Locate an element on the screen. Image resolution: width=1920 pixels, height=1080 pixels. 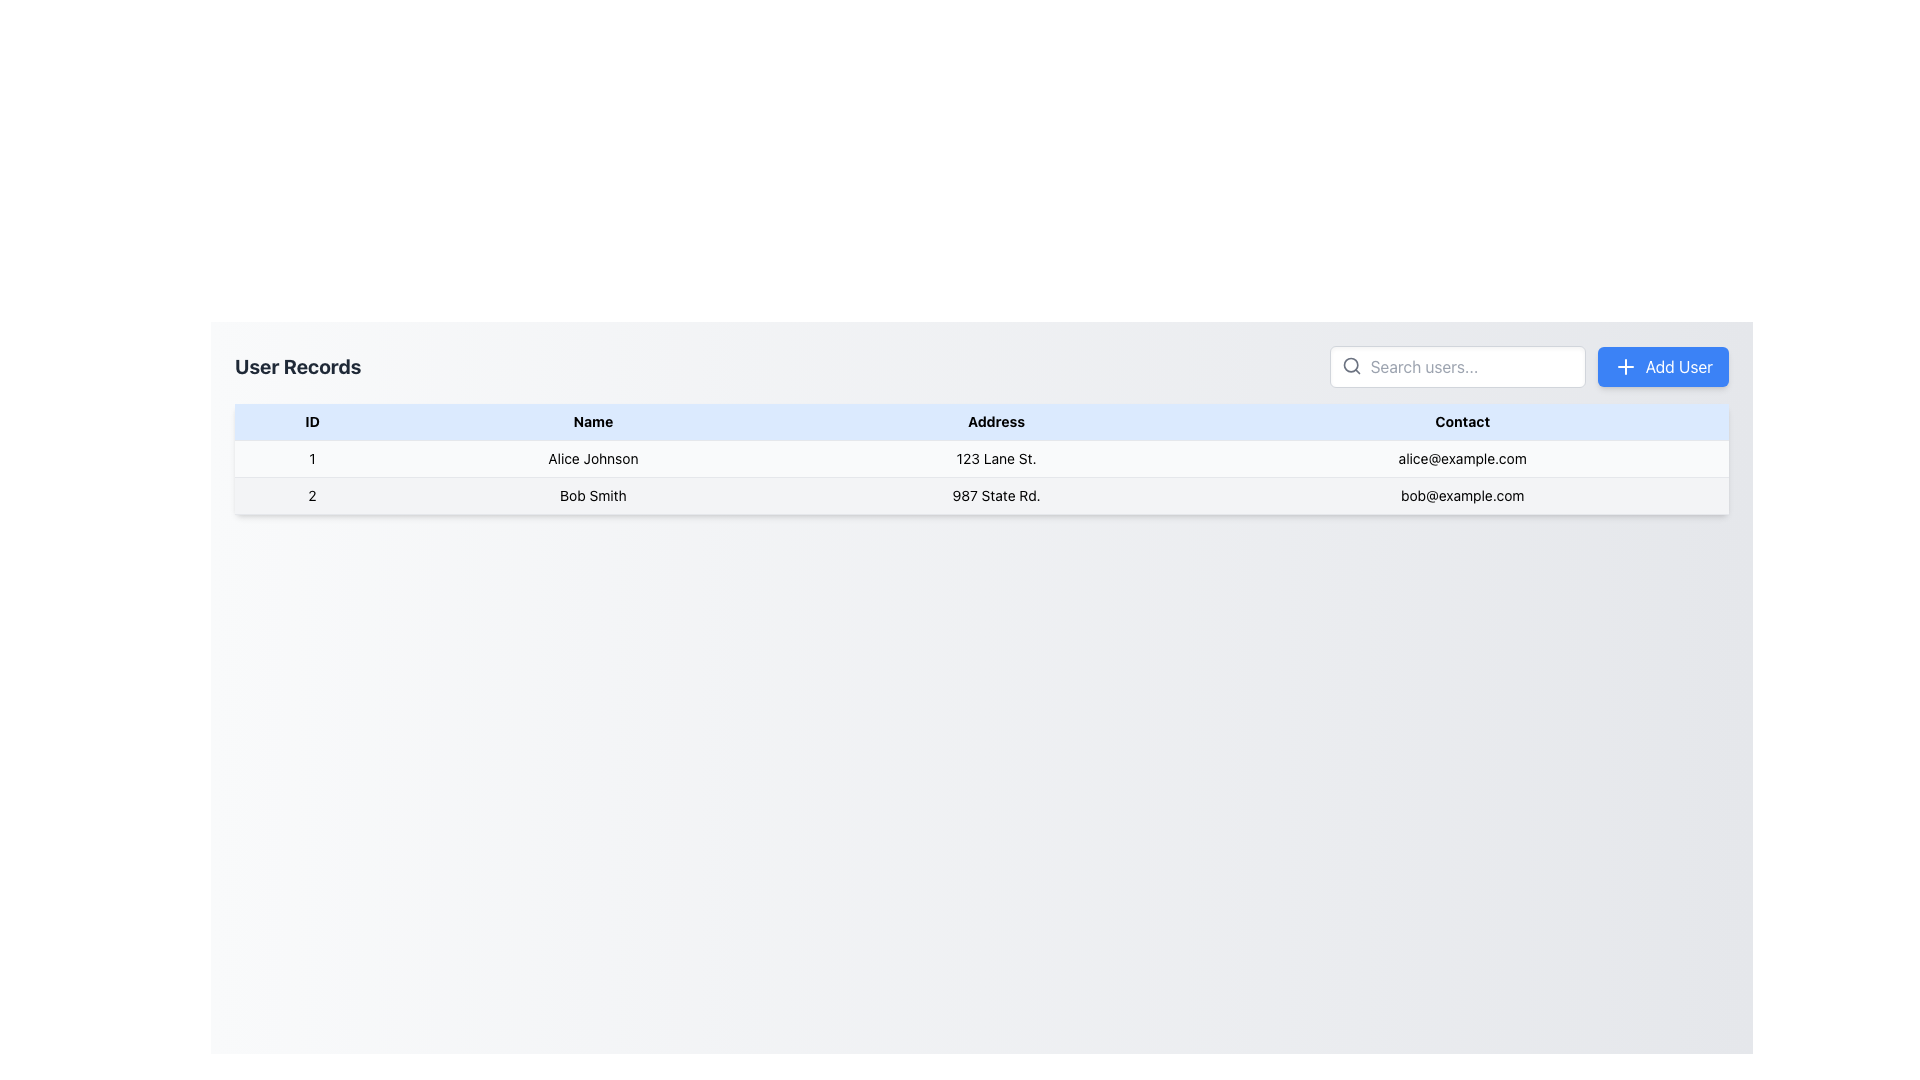
the 'ID' column header cell in the table, which is the first column header at the top-left of the table is located at coordinates (311, 421).